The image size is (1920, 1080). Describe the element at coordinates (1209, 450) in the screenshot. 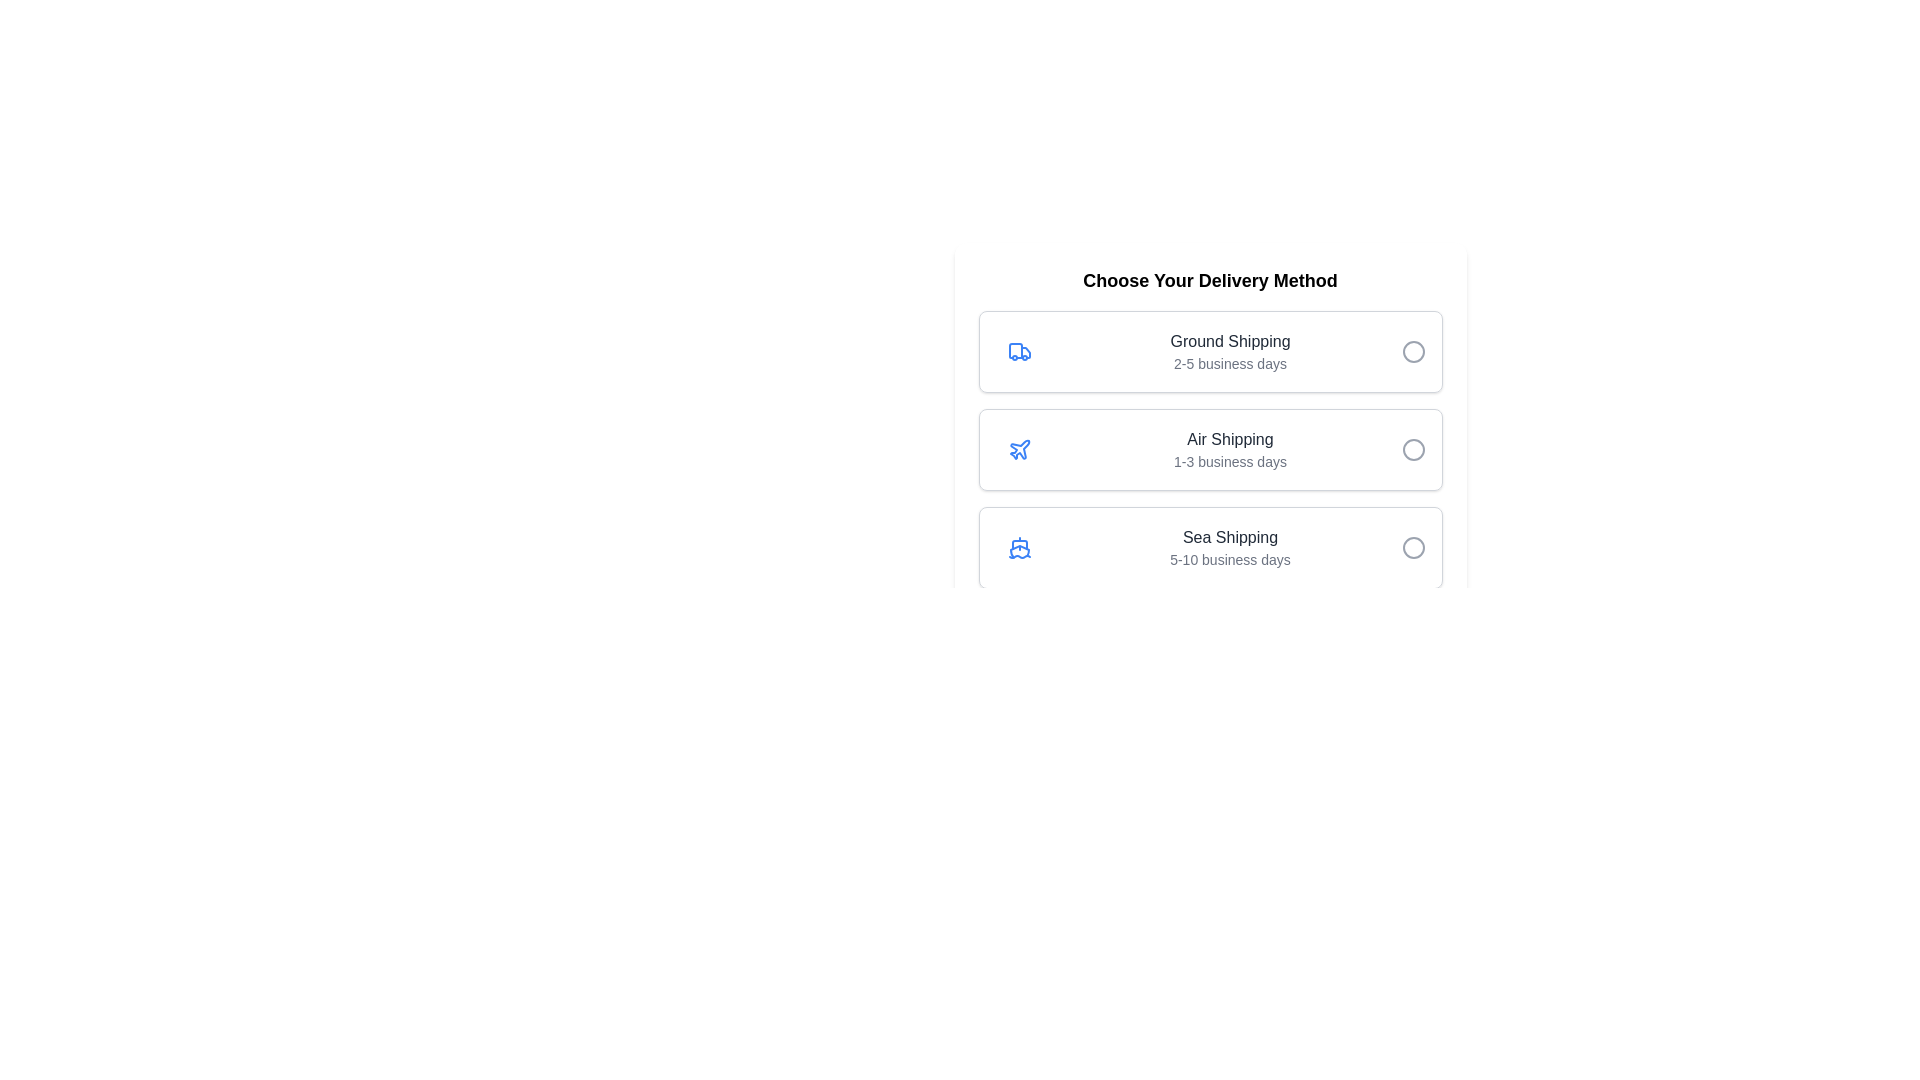

I see `the 'Air Shipping' selectable option in the delivery method list` at that location.